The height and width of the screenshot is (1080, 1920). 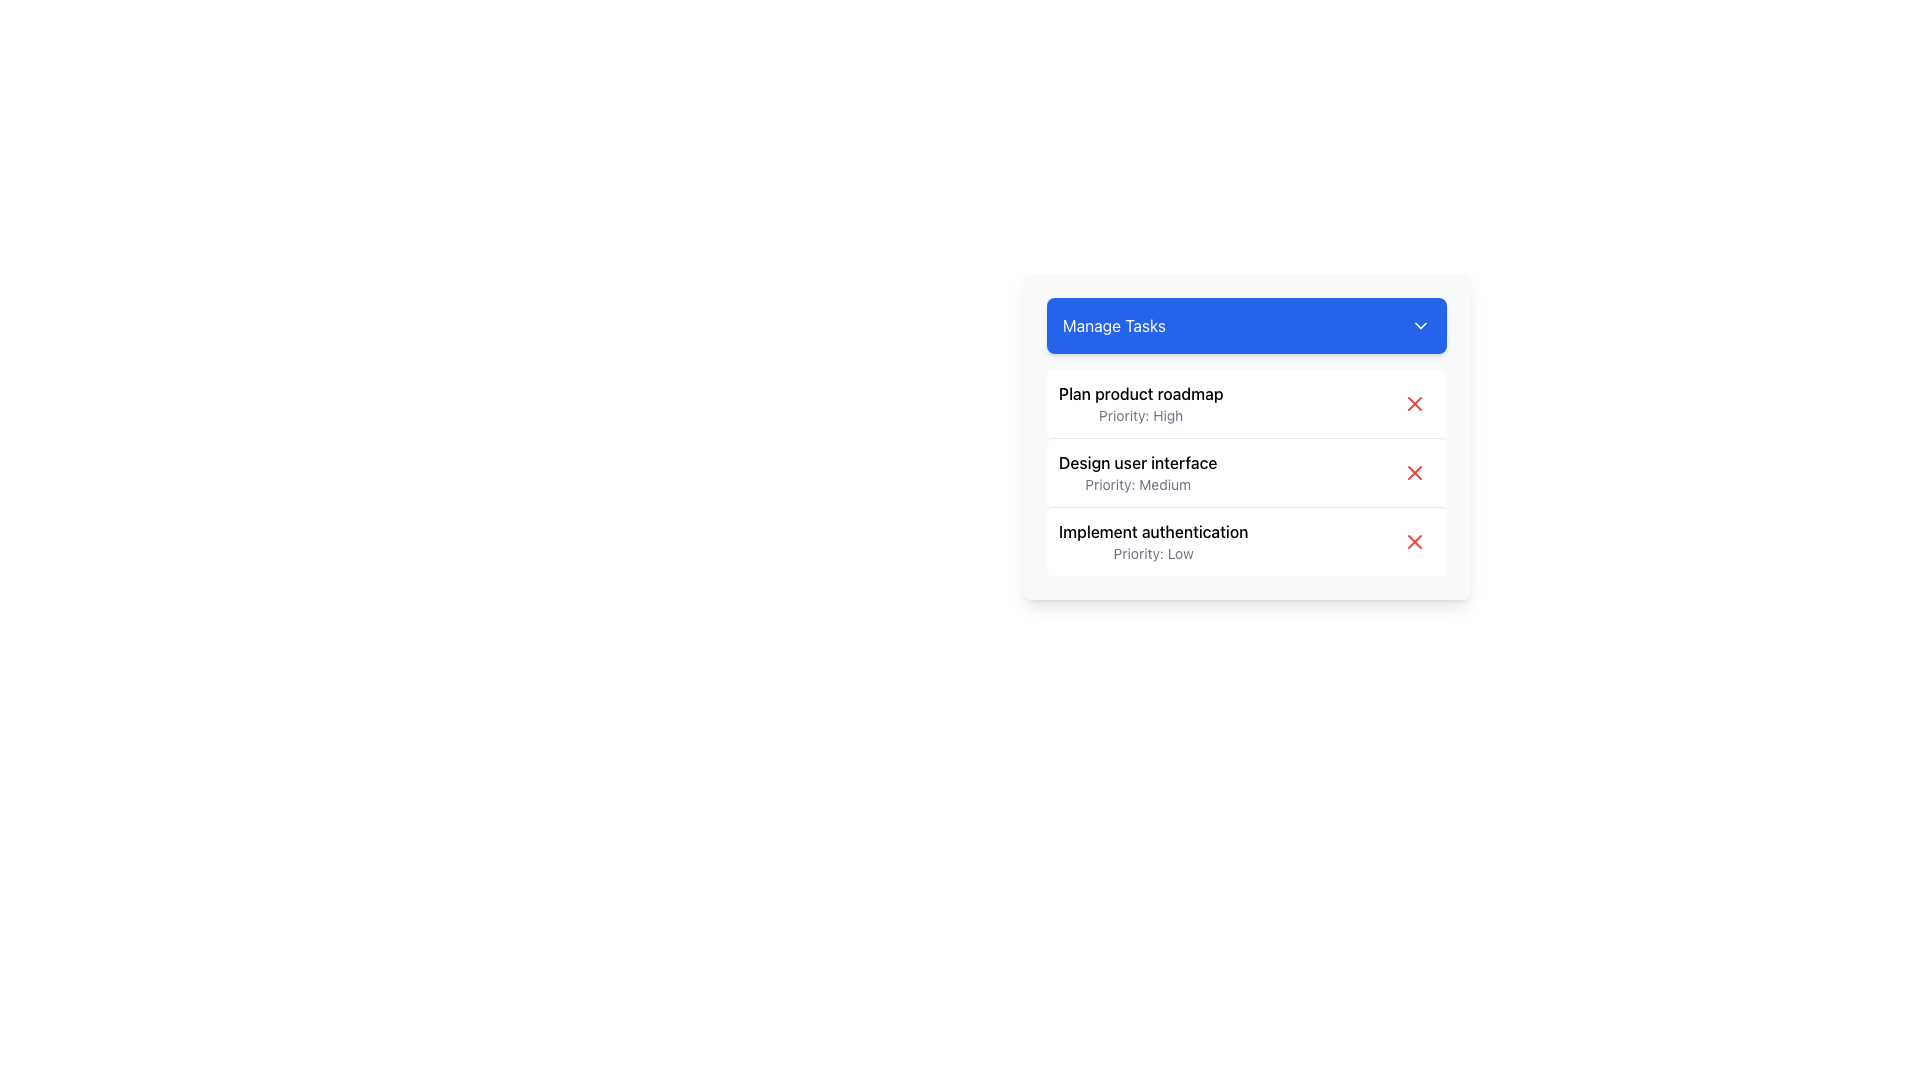 I want to click on the delete icon located in the task entry row for 'Design user interface', so click(x=1414, y=473).